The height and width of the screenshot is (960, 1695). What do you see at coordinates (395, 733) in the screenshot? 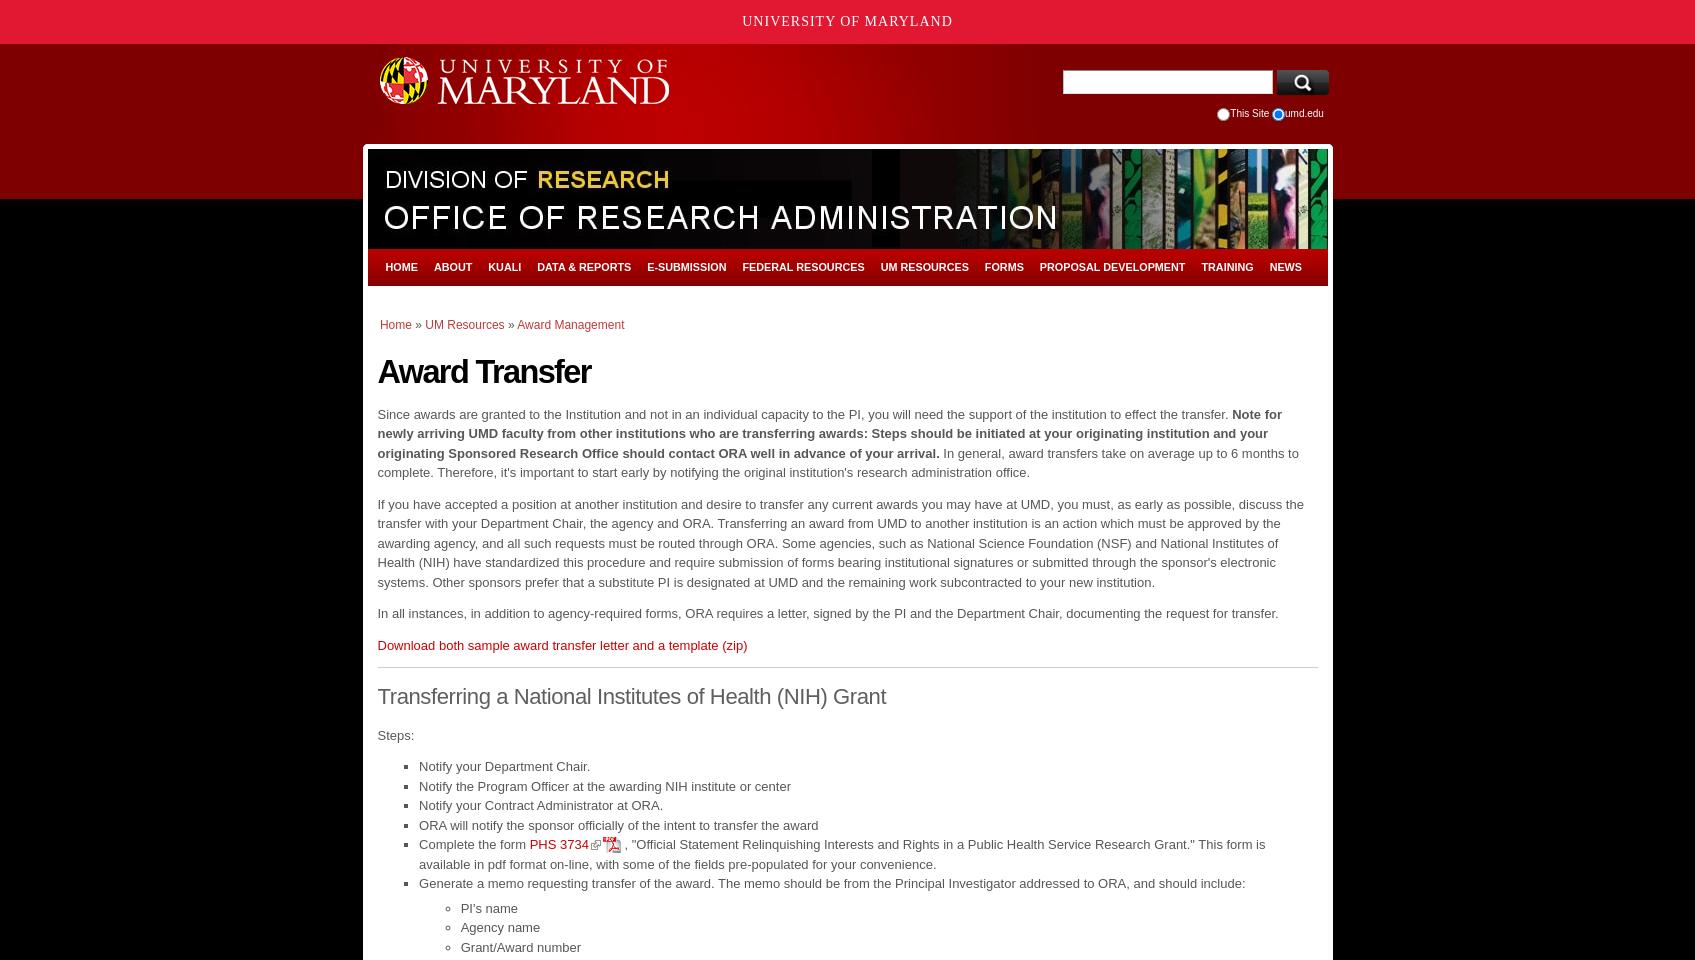
I see `'Steps:'` at bounding box center [395, 733].